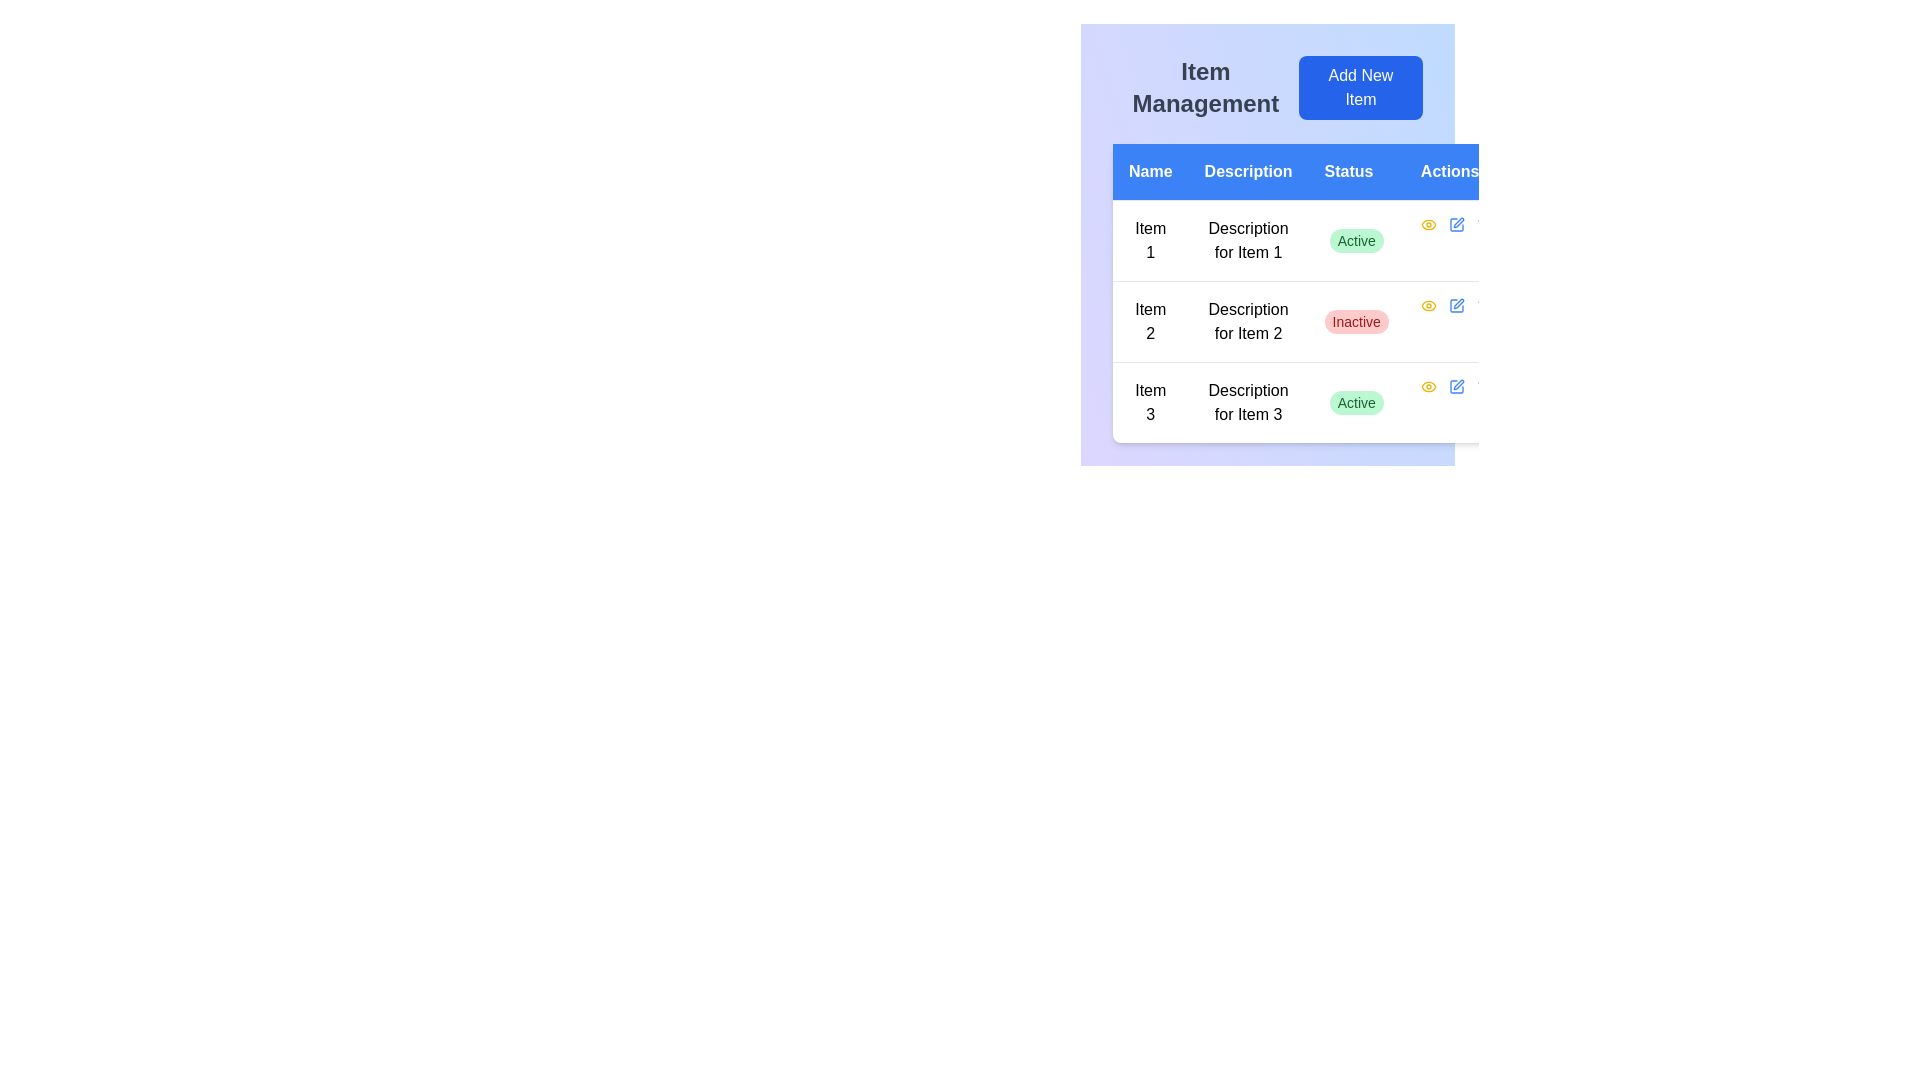 The width and height of the screenshot is (1920, 1080). I want to click on the small red-colored icon in the 'Actions' column of the first table row, which is the third icon following a blue pencil icon, so click(1484, 224).